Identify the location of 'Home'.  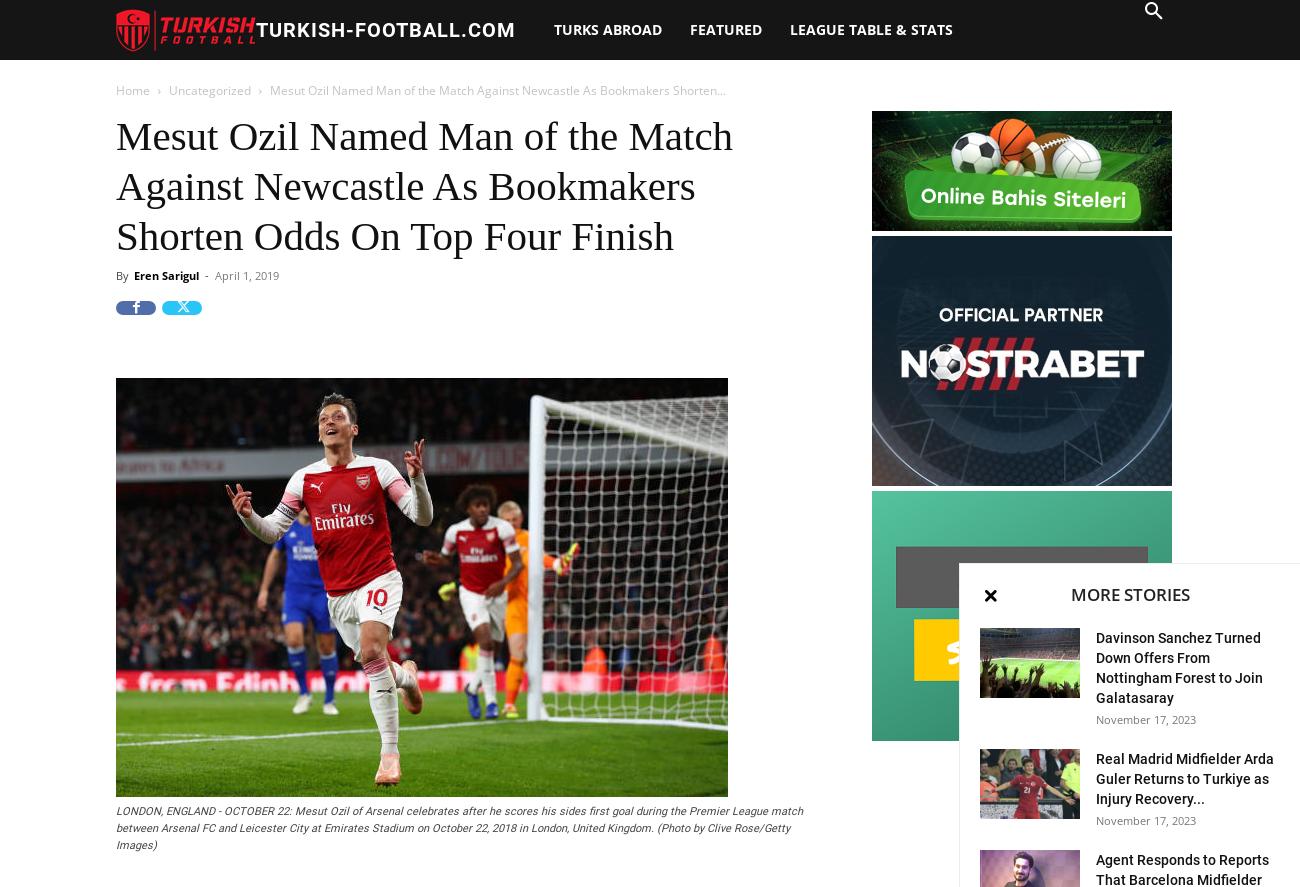
(131, 89).